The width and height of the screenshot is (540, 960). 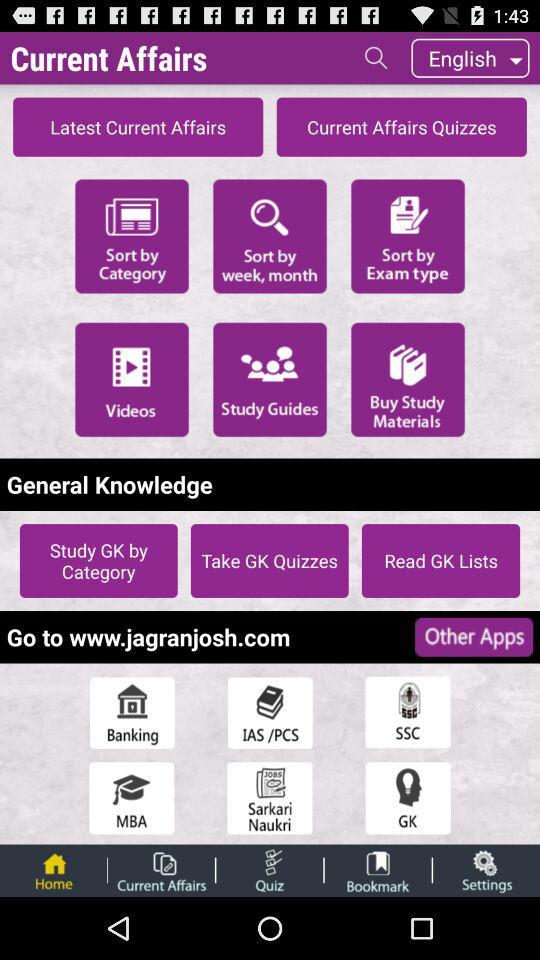 I want to click on sarkarinaukri, so click(x=270, y=798).